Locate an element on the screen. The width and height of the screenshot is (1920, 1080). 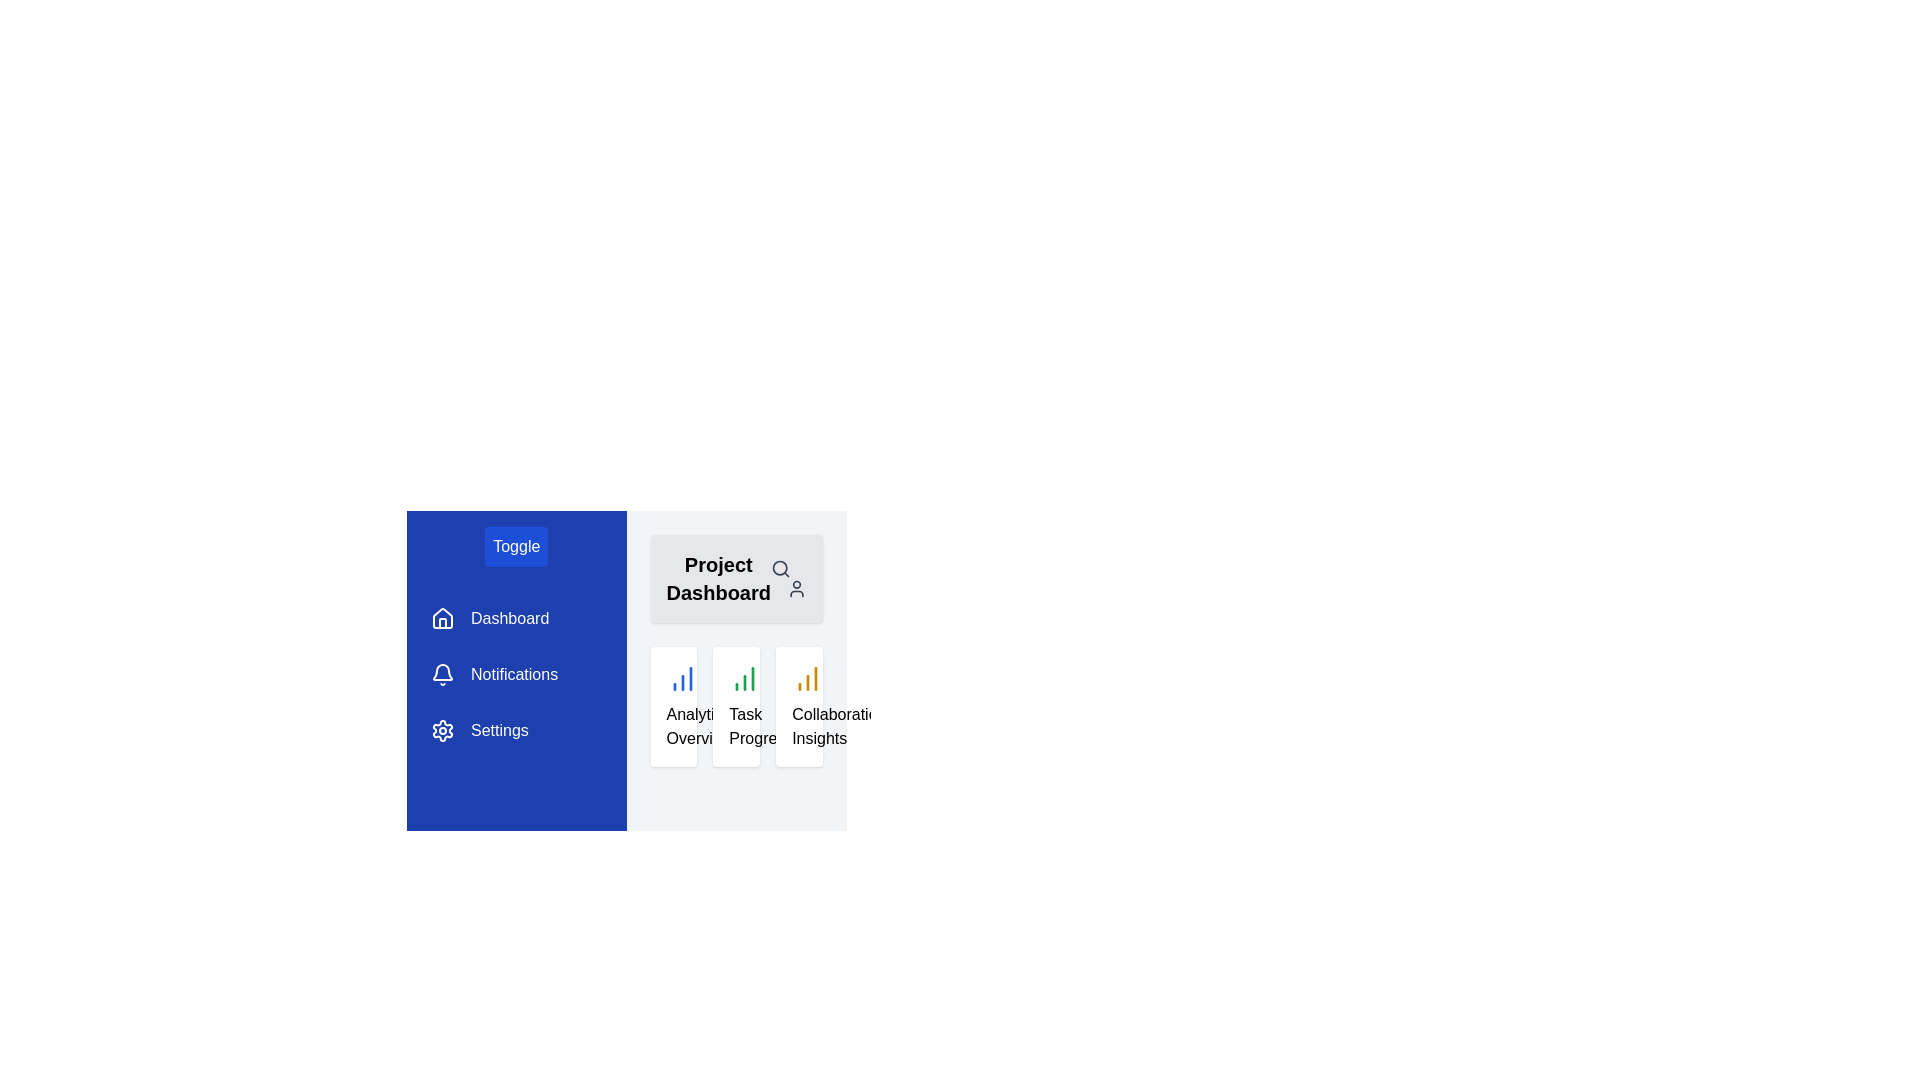
the third card in the 'Project Dashboard' labeled as a collaboration insights card is located at coordinates (798, 705).